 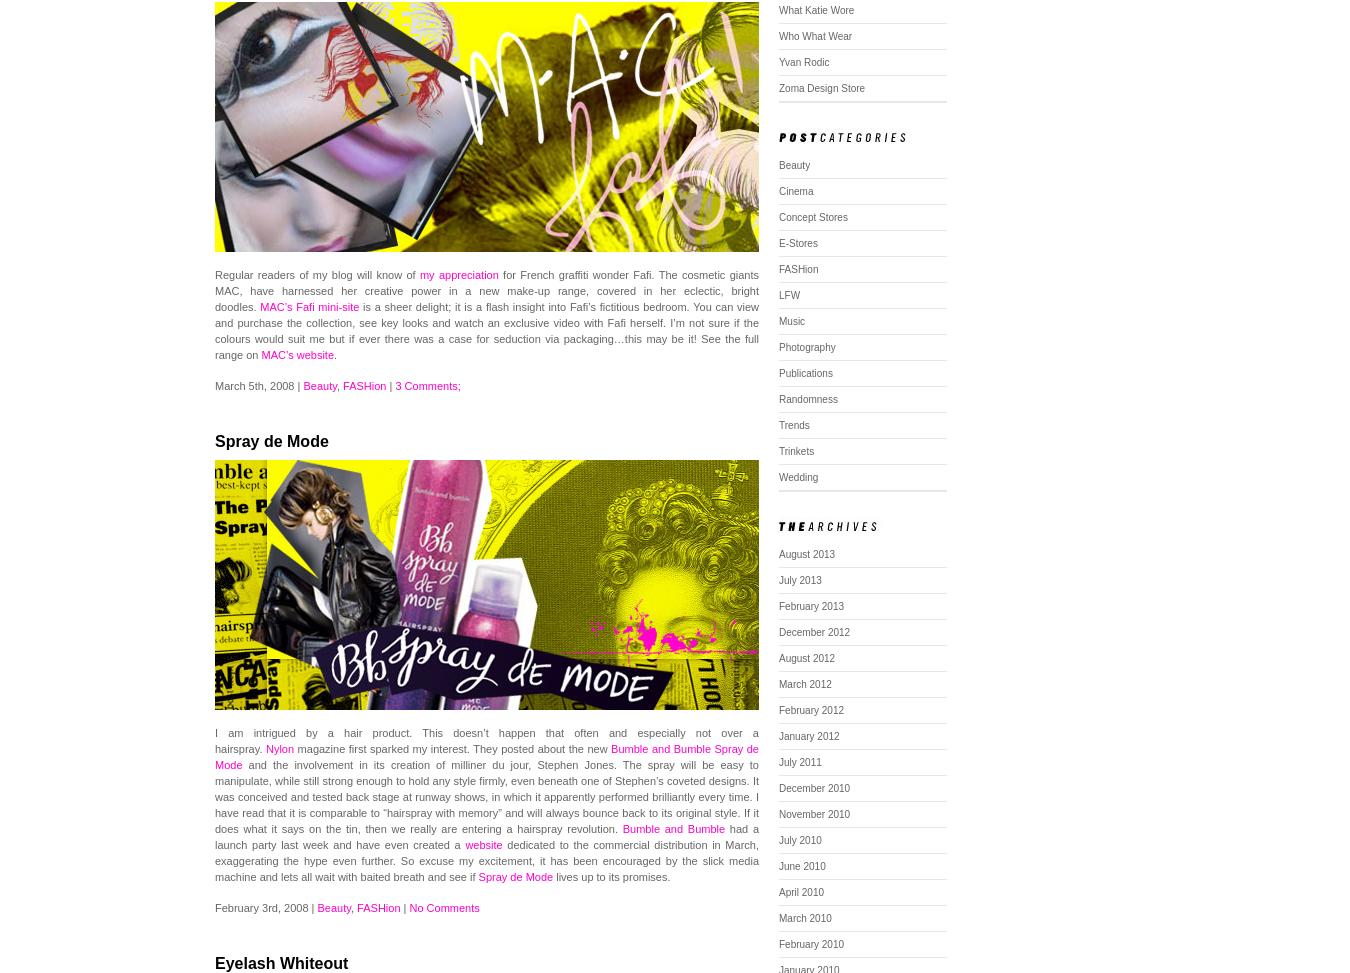 What do you see at coordinates (485, 861) in the screenshot?
I see `'dedicated to the commercial distribution in March, exaggerating the hype even further. So excuse my excitement, it has been encouraged by the slick media machine and lets all wait with baited breath and see if'` at bounding box center [485, 861].